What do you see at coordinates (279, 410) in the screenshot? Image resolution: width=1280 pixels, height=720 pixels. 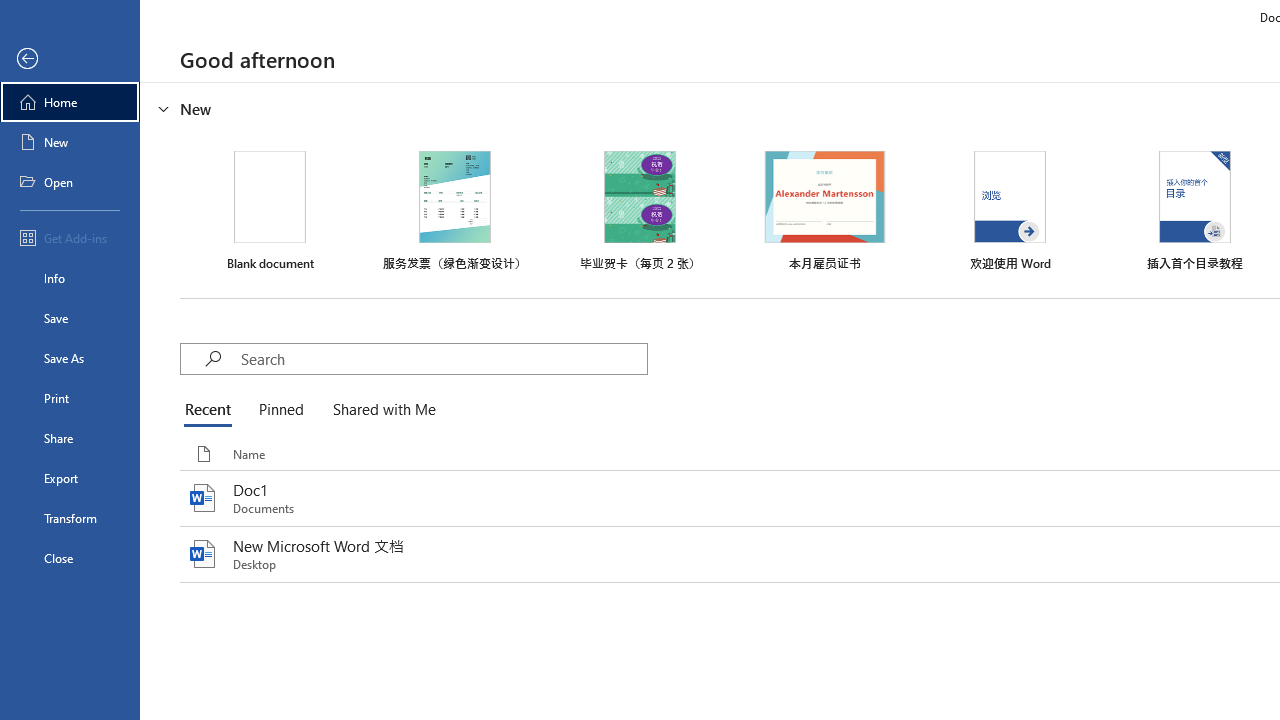 I see `'Pinned'` at bounding box center [279, 410].